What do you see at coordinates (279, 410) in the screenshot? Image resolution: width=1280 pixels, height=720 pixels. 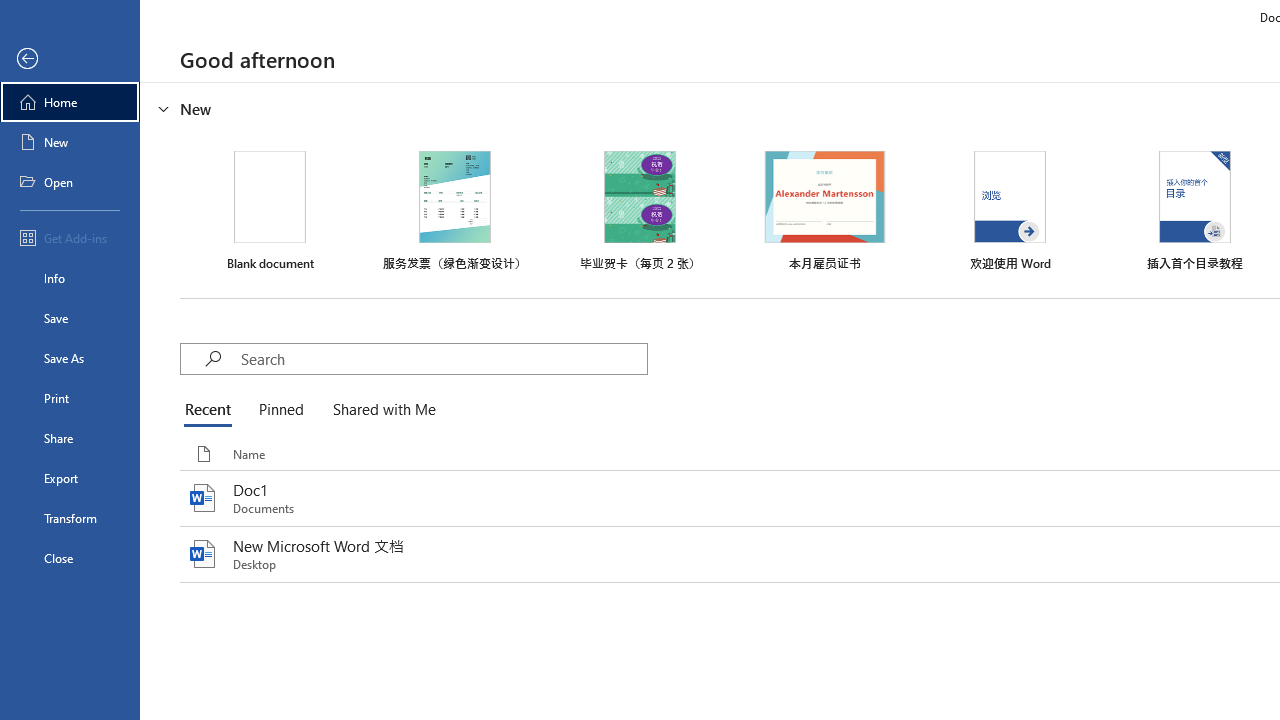 I see `'Pinned'` at bounding box center [279, 410].